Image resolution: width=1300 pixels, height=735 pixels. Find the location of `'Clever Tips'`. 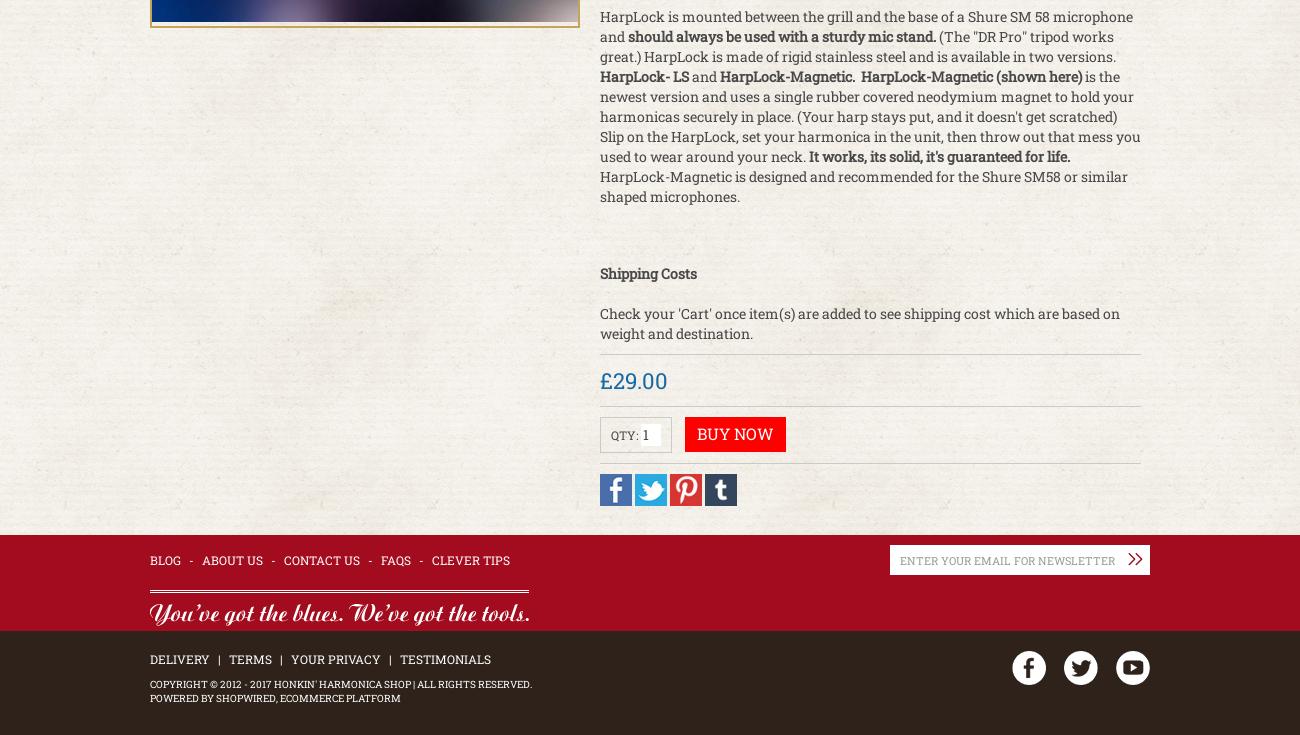

'Clever Tips' is located at coordinates (431, 558).